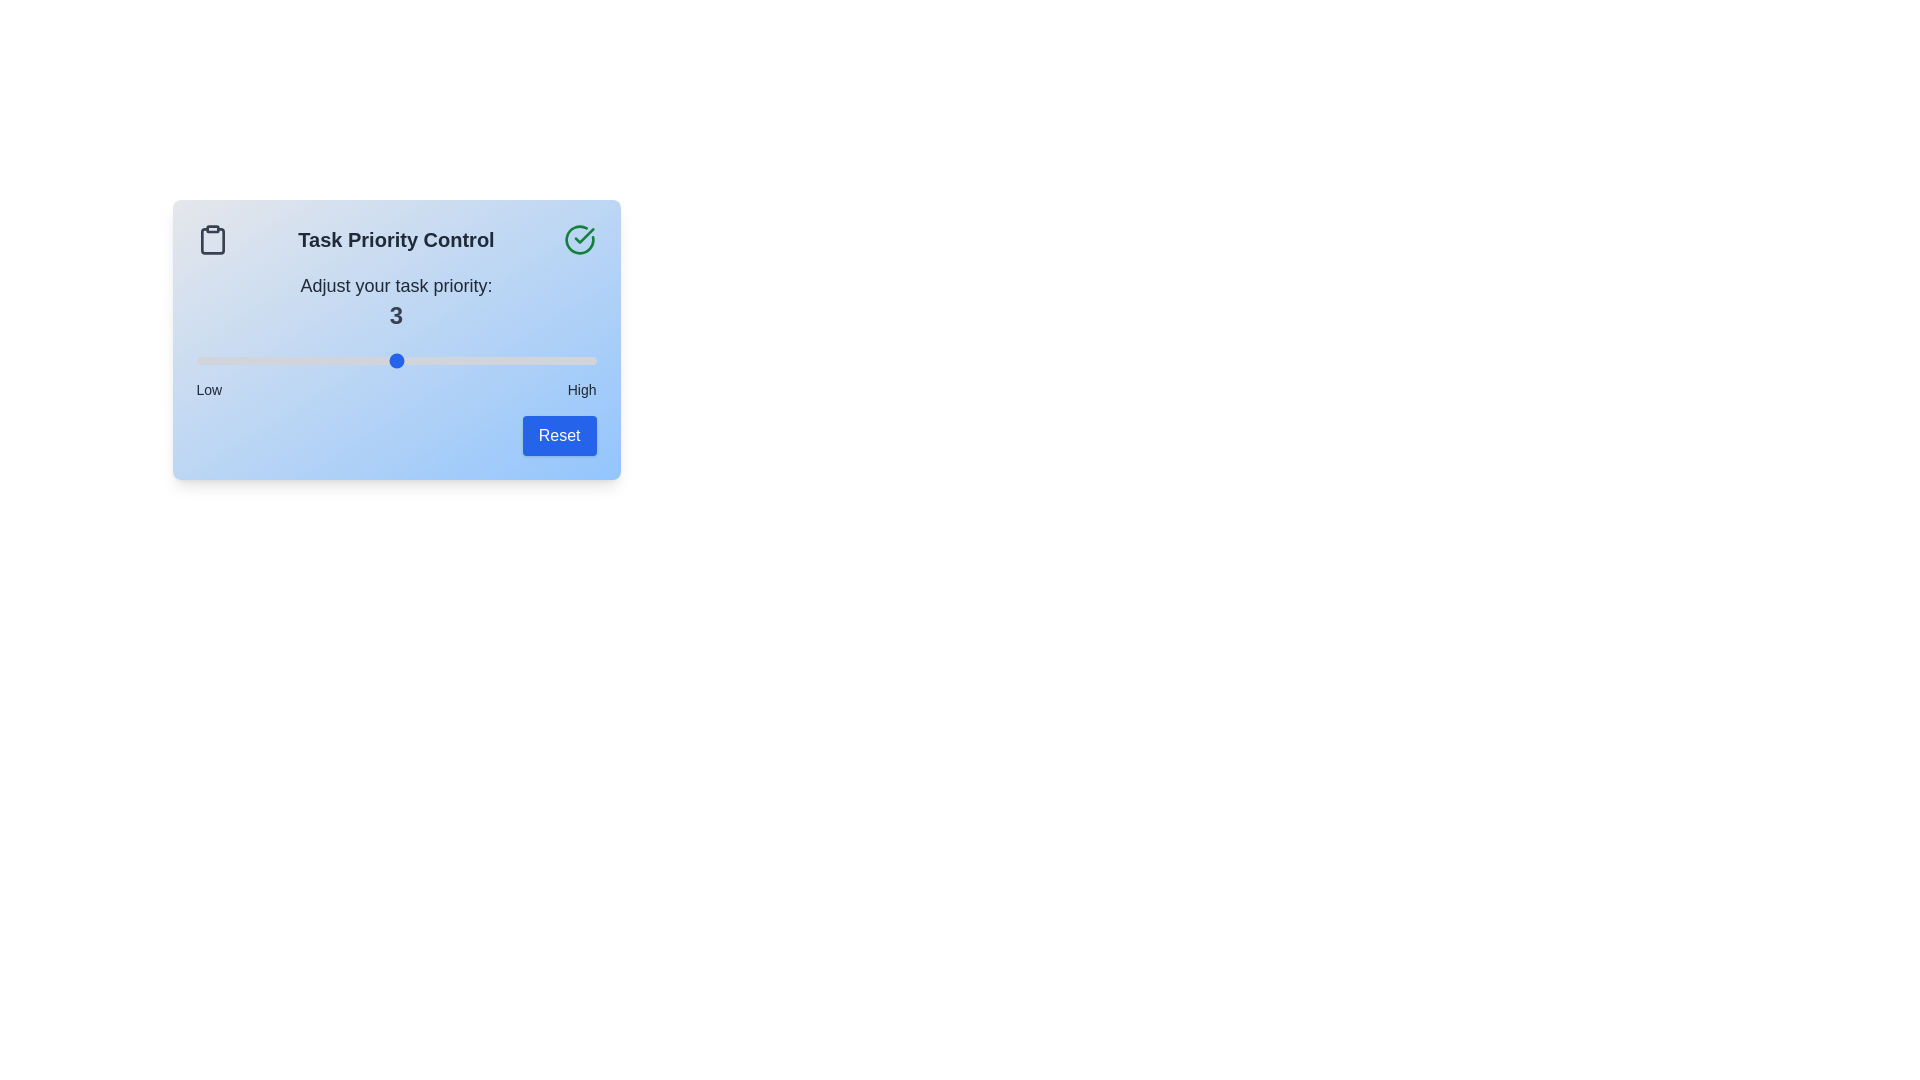 This screenshot has width=1920, height=1080. I want to click on the priority slider to 2 within the range of 1 to 5, so click(295, 361).